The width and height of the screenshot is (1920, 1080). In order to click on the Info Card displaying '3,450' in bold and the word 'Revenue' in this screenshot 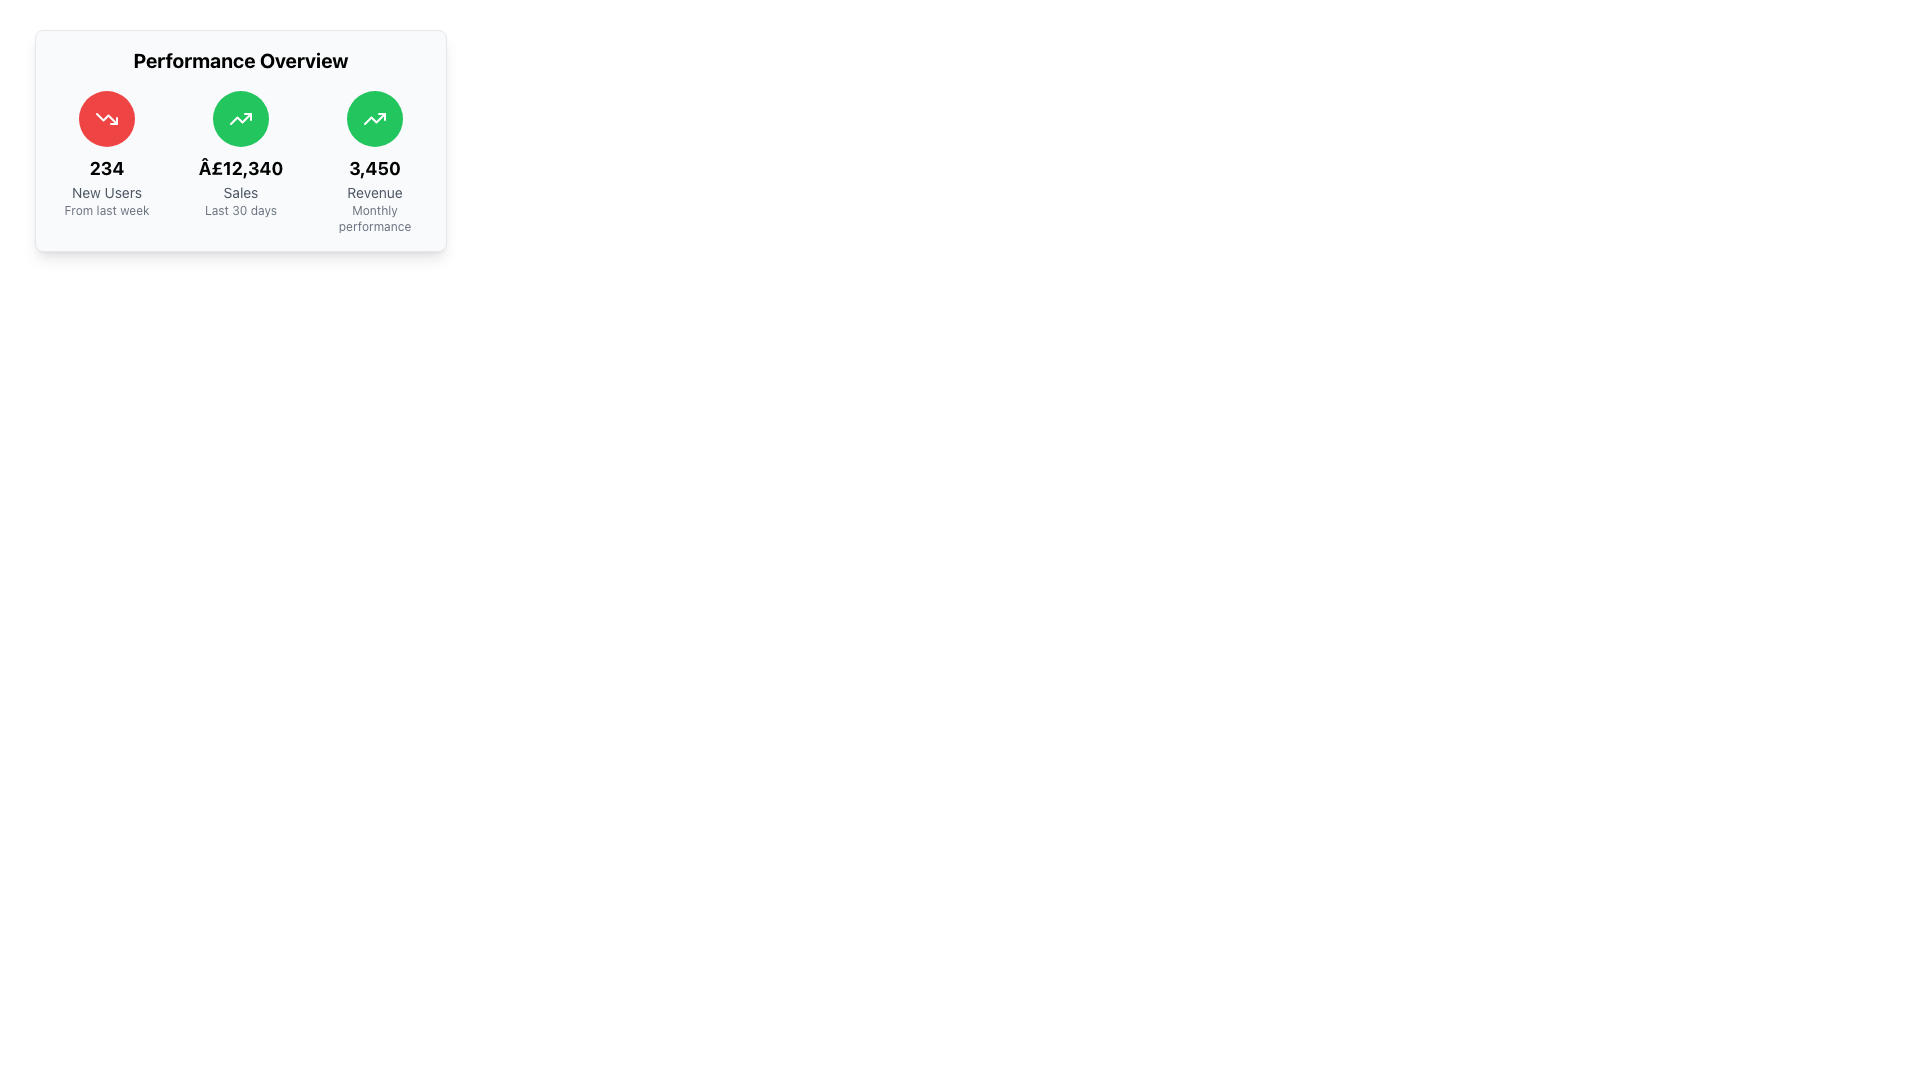, I will do `click(374, 161)`.